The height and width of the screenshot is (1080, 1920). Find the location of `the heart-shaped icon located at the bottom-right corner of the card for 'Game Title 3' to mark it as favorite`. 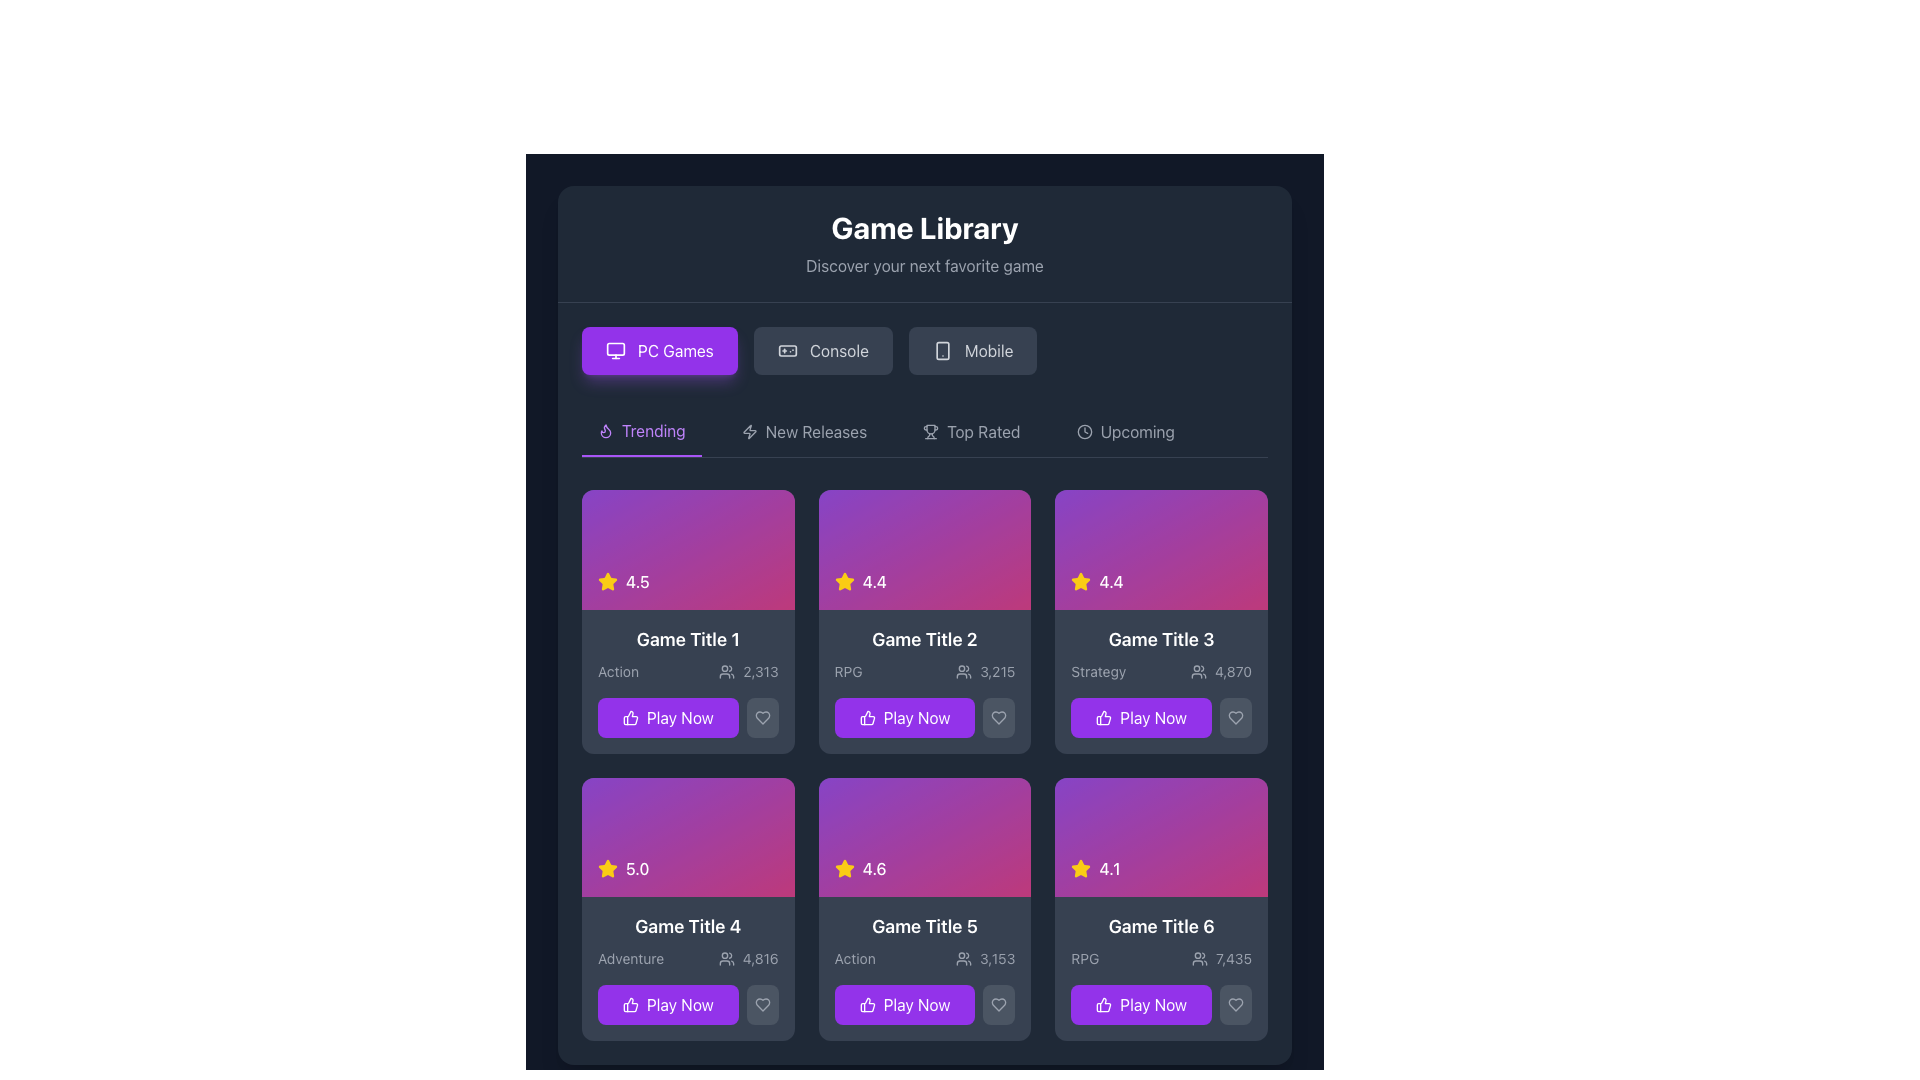

the heart-shaped icon located at the bottom-right corner of the card for 'Game Title 3' to mark it as favorite is located at coordinates (1235, 716).